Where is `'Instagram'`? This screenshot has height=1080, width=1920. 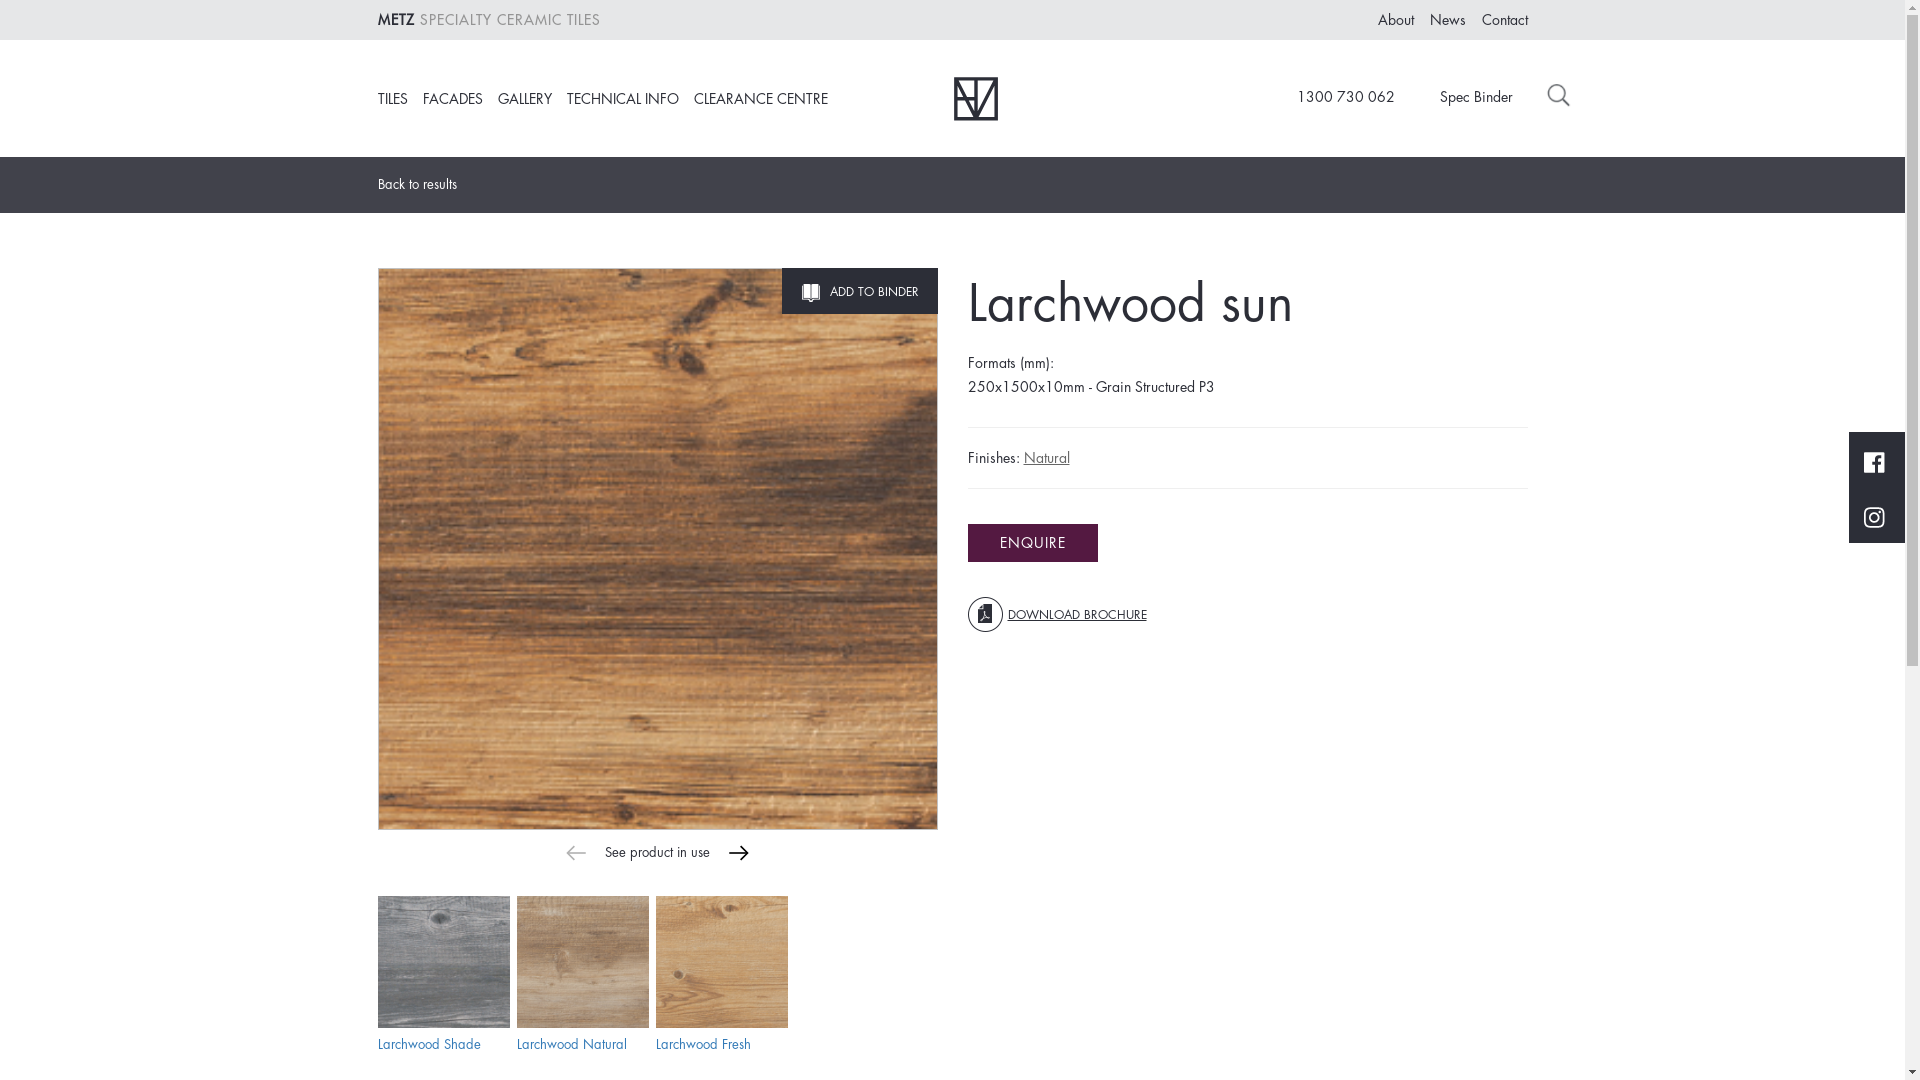
'Instagram' is located at coordinates (1873, 515).